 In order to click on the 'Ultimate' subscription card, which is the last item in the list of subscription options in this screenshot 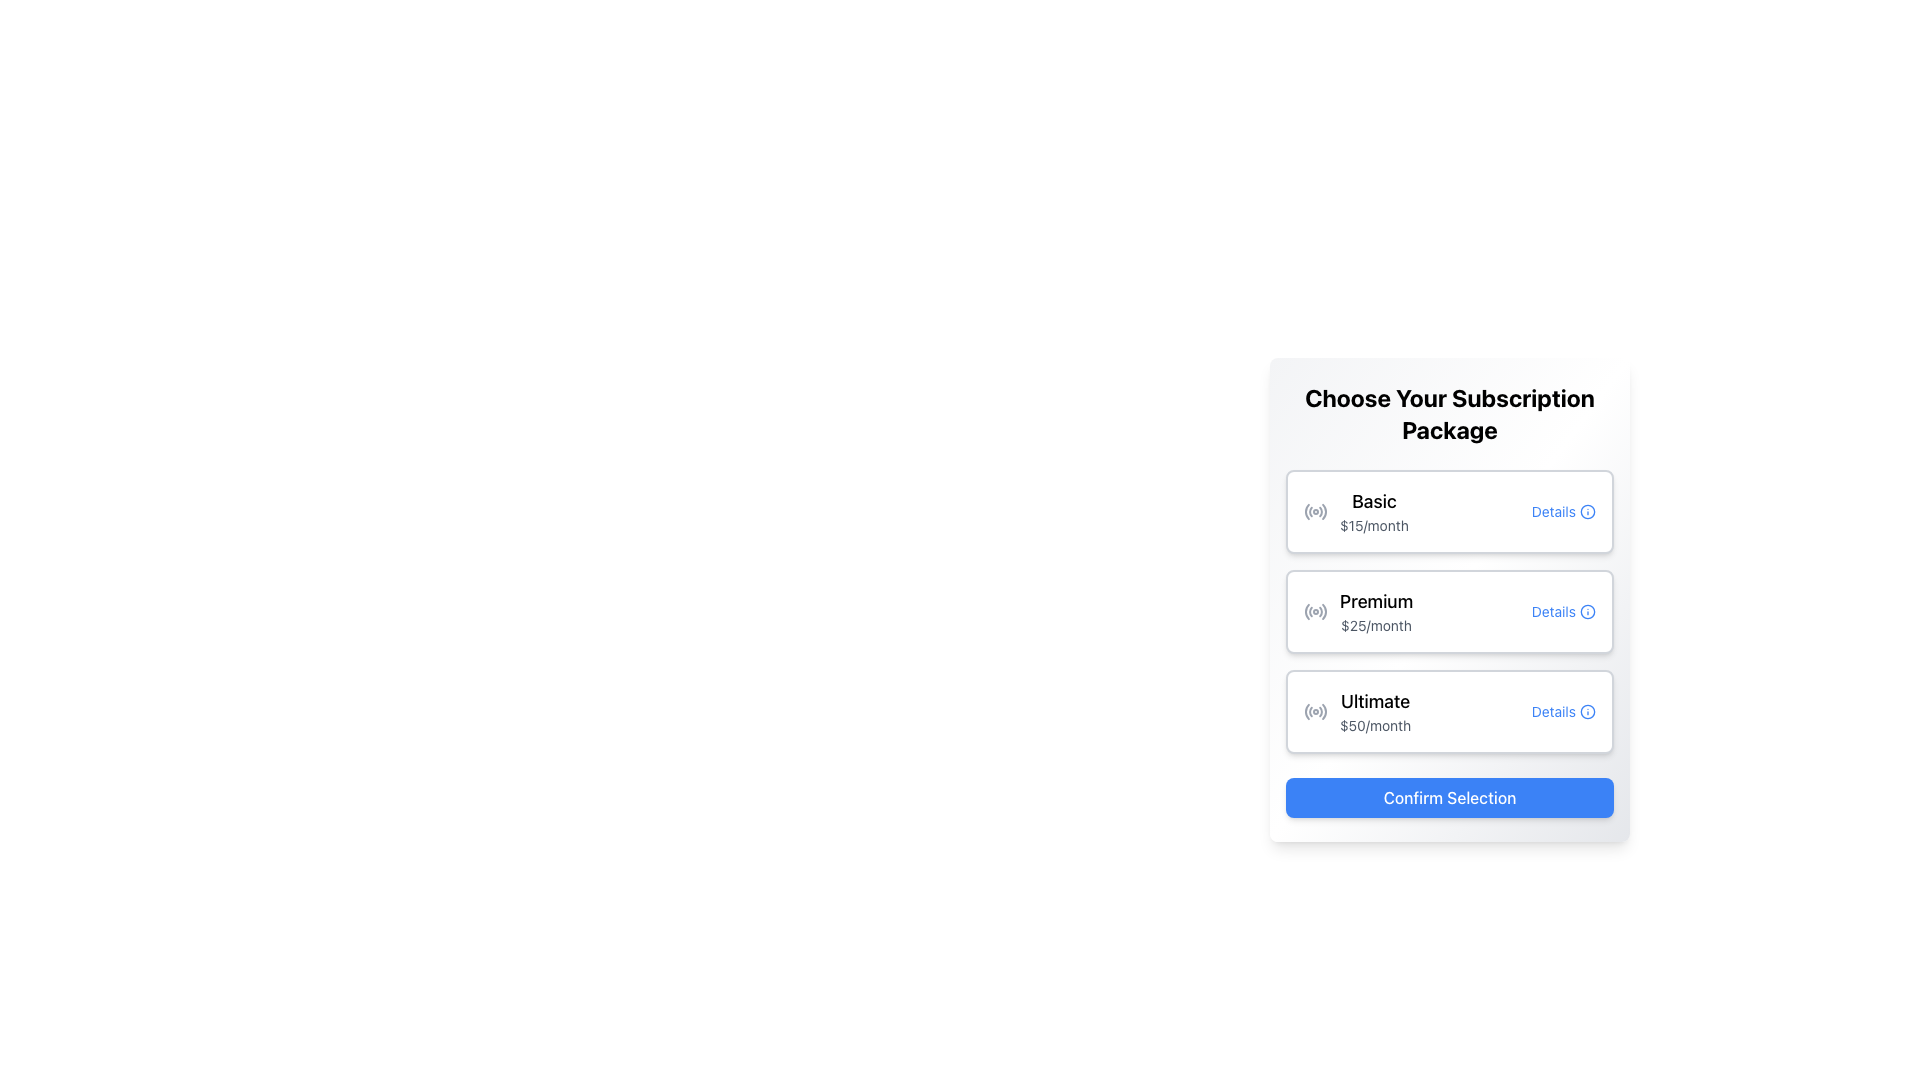, I will do `click(1449, 711)`.